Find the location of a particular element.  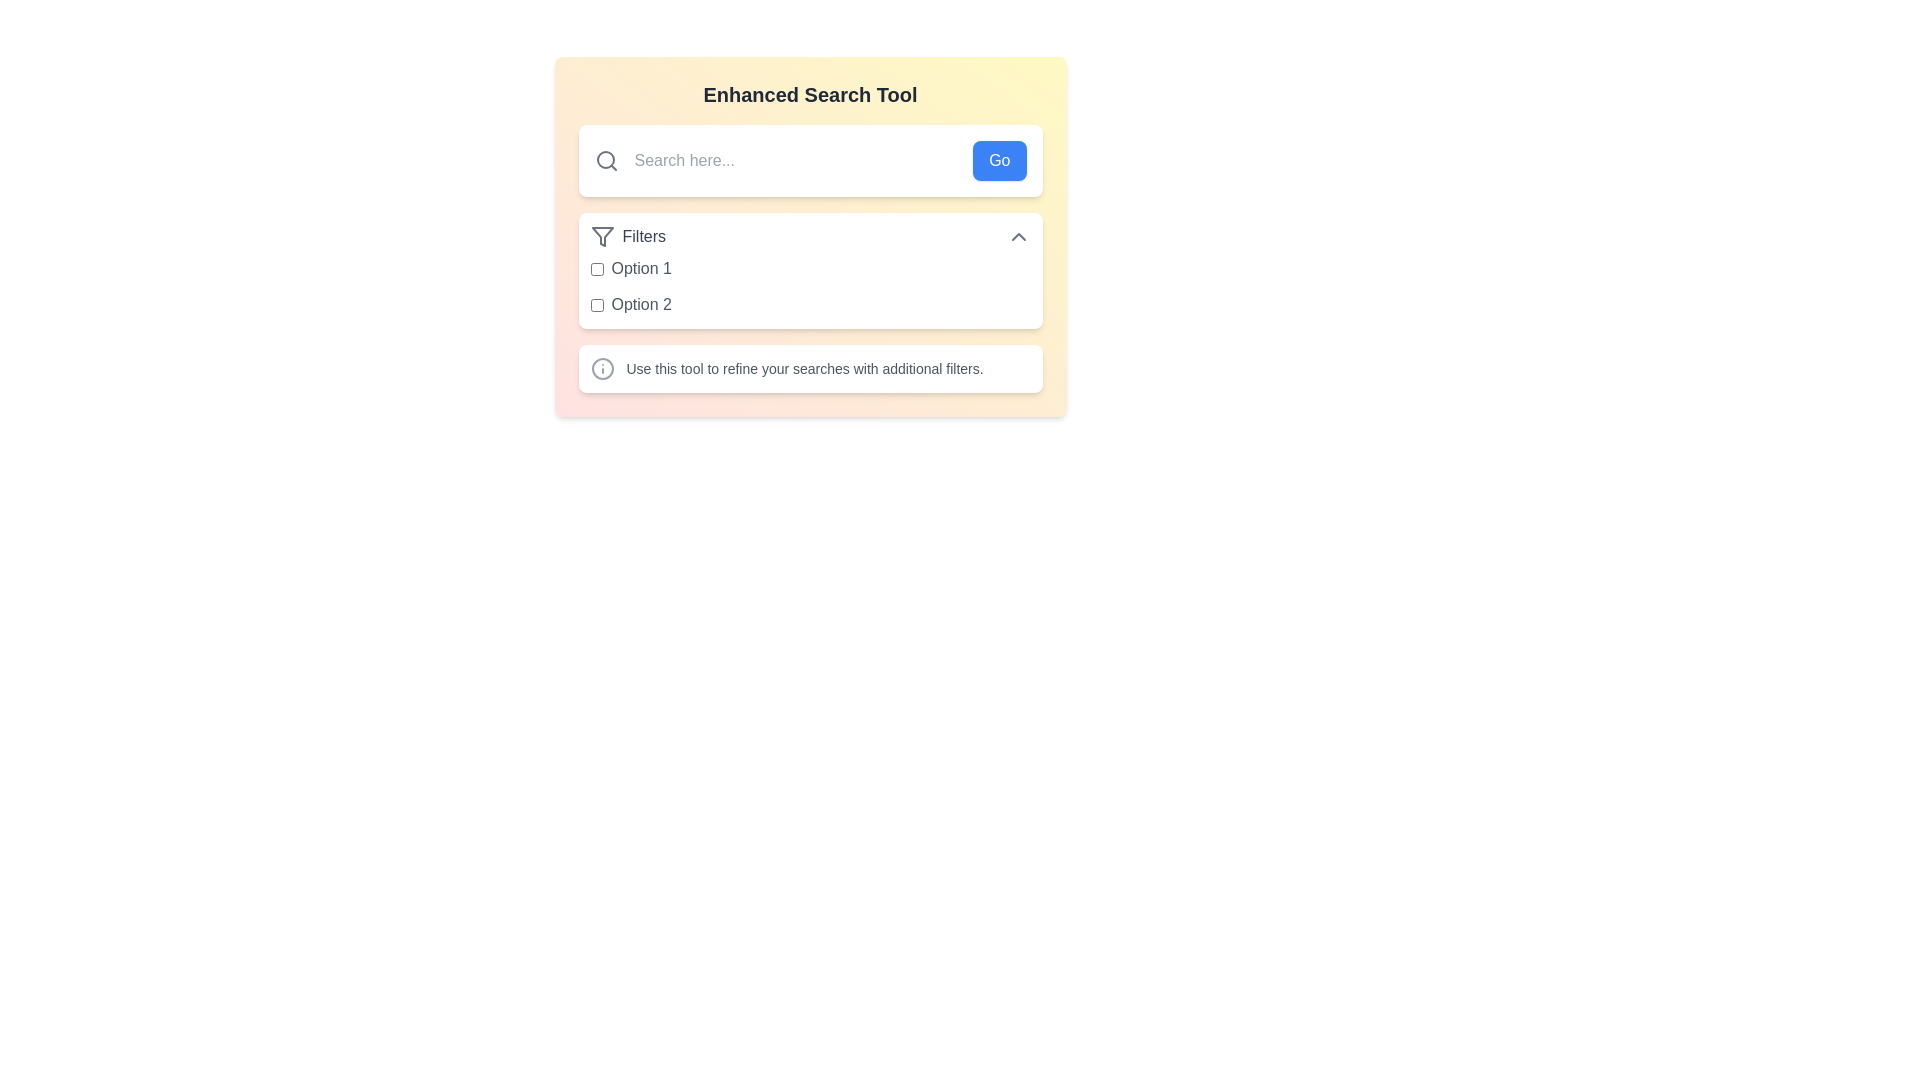

the text label displaying 'Option 2' in gray color, styled in sans-serif font is located at coordinates (641, 304).